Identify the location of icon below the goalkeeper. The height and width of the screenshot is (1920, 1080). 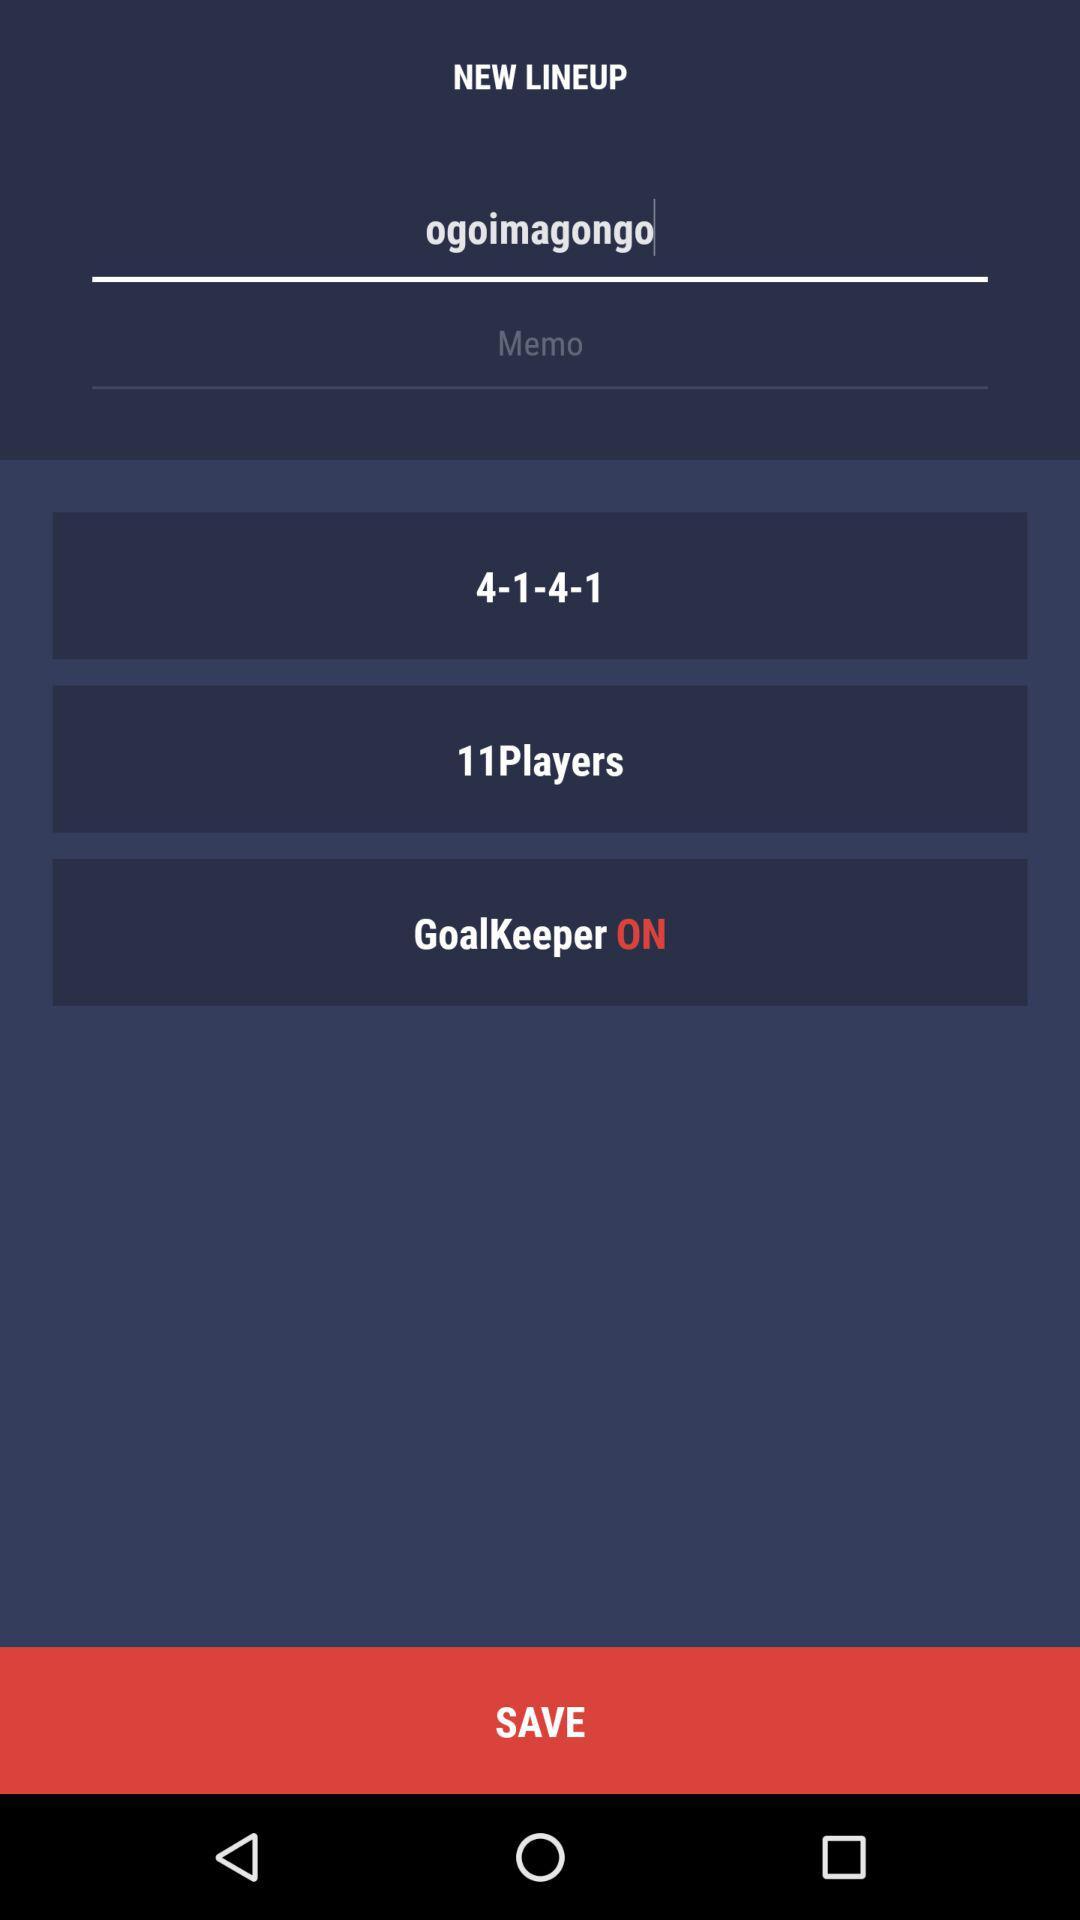
(540, 1719).